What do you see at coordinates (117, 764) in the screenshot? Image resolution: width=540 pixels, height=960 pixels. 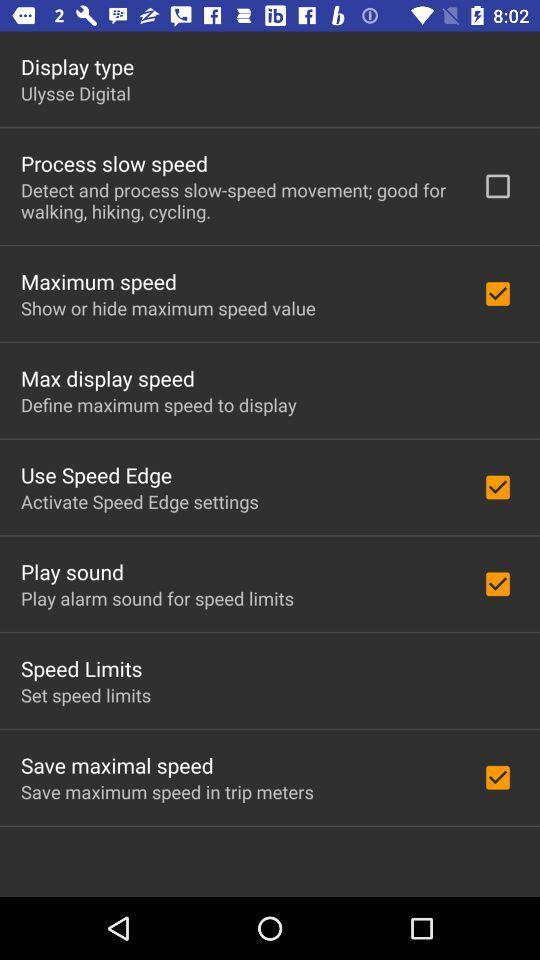 I see `the save maximal speed` at bounding box center [117, 764].